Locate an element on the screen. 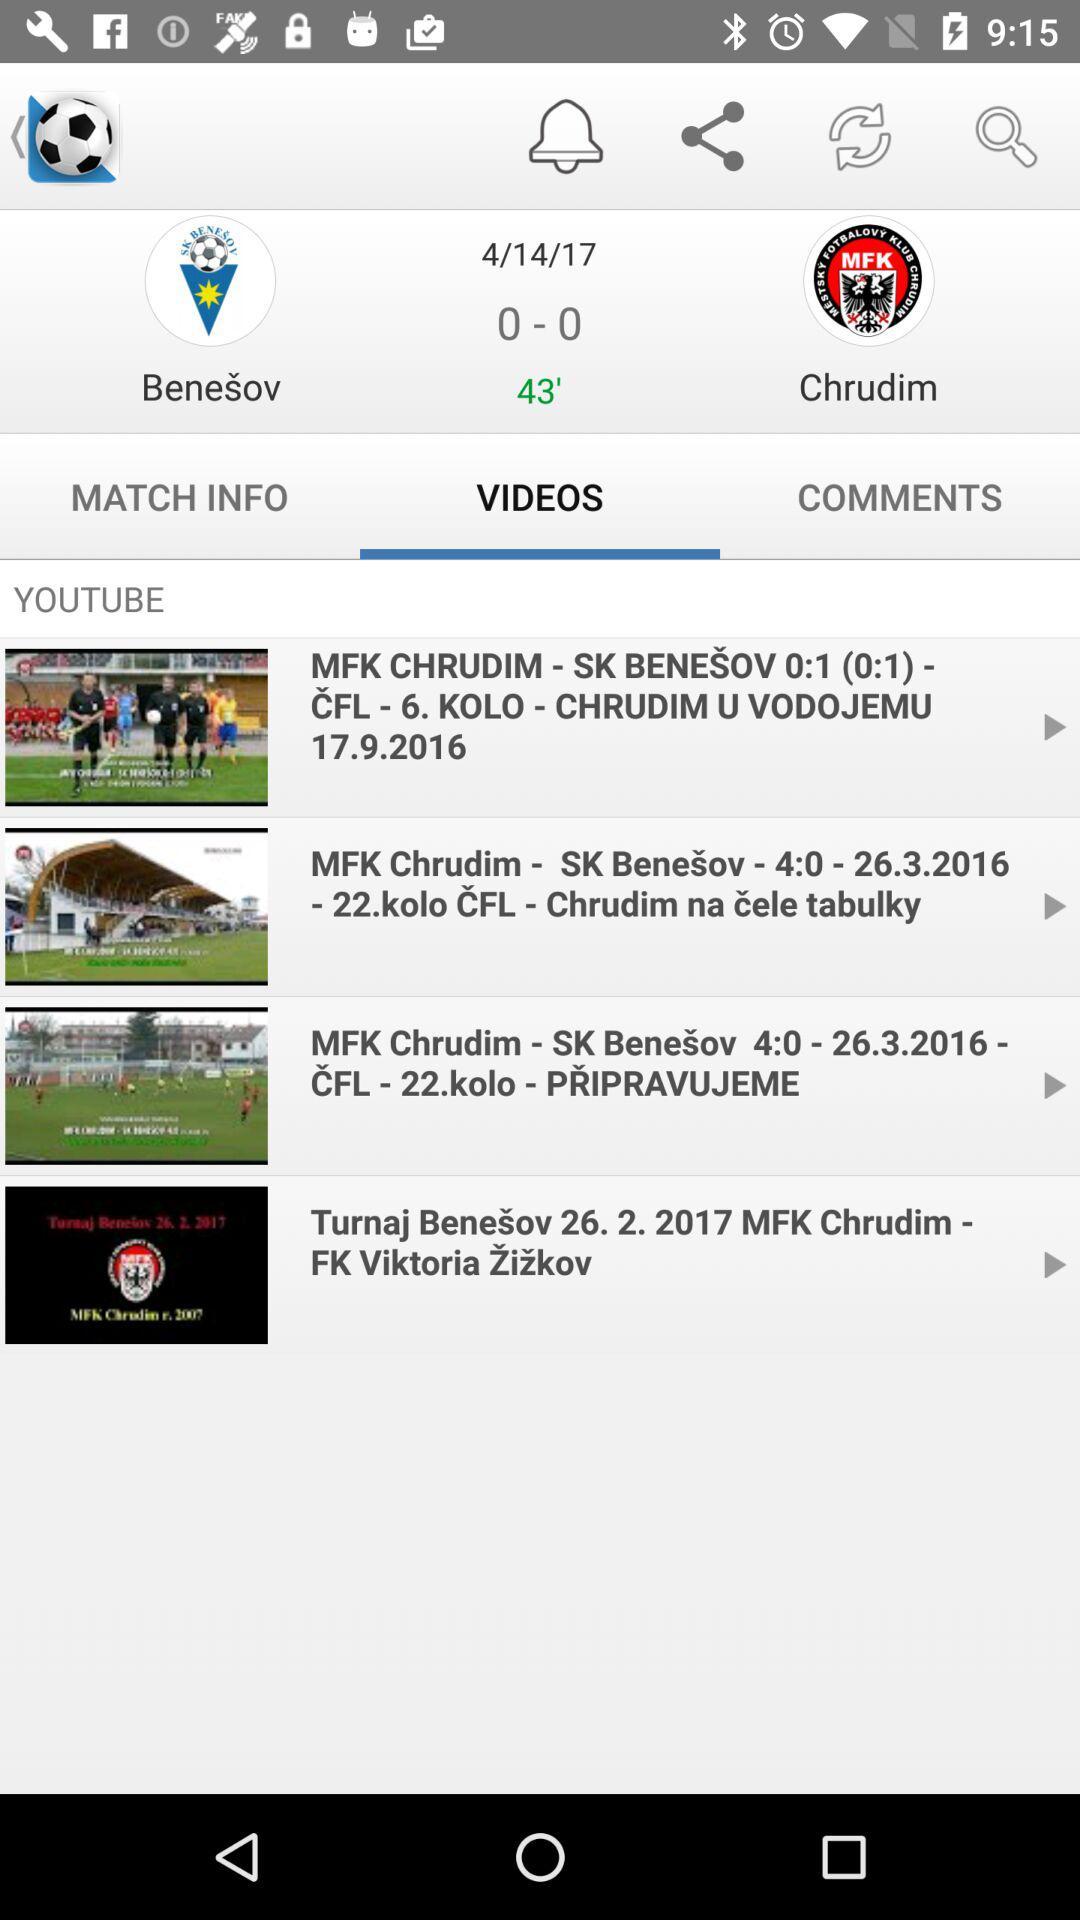 This screenshot has height=1920, width=1080. the avatar icon is located at coordinates (210, 279).